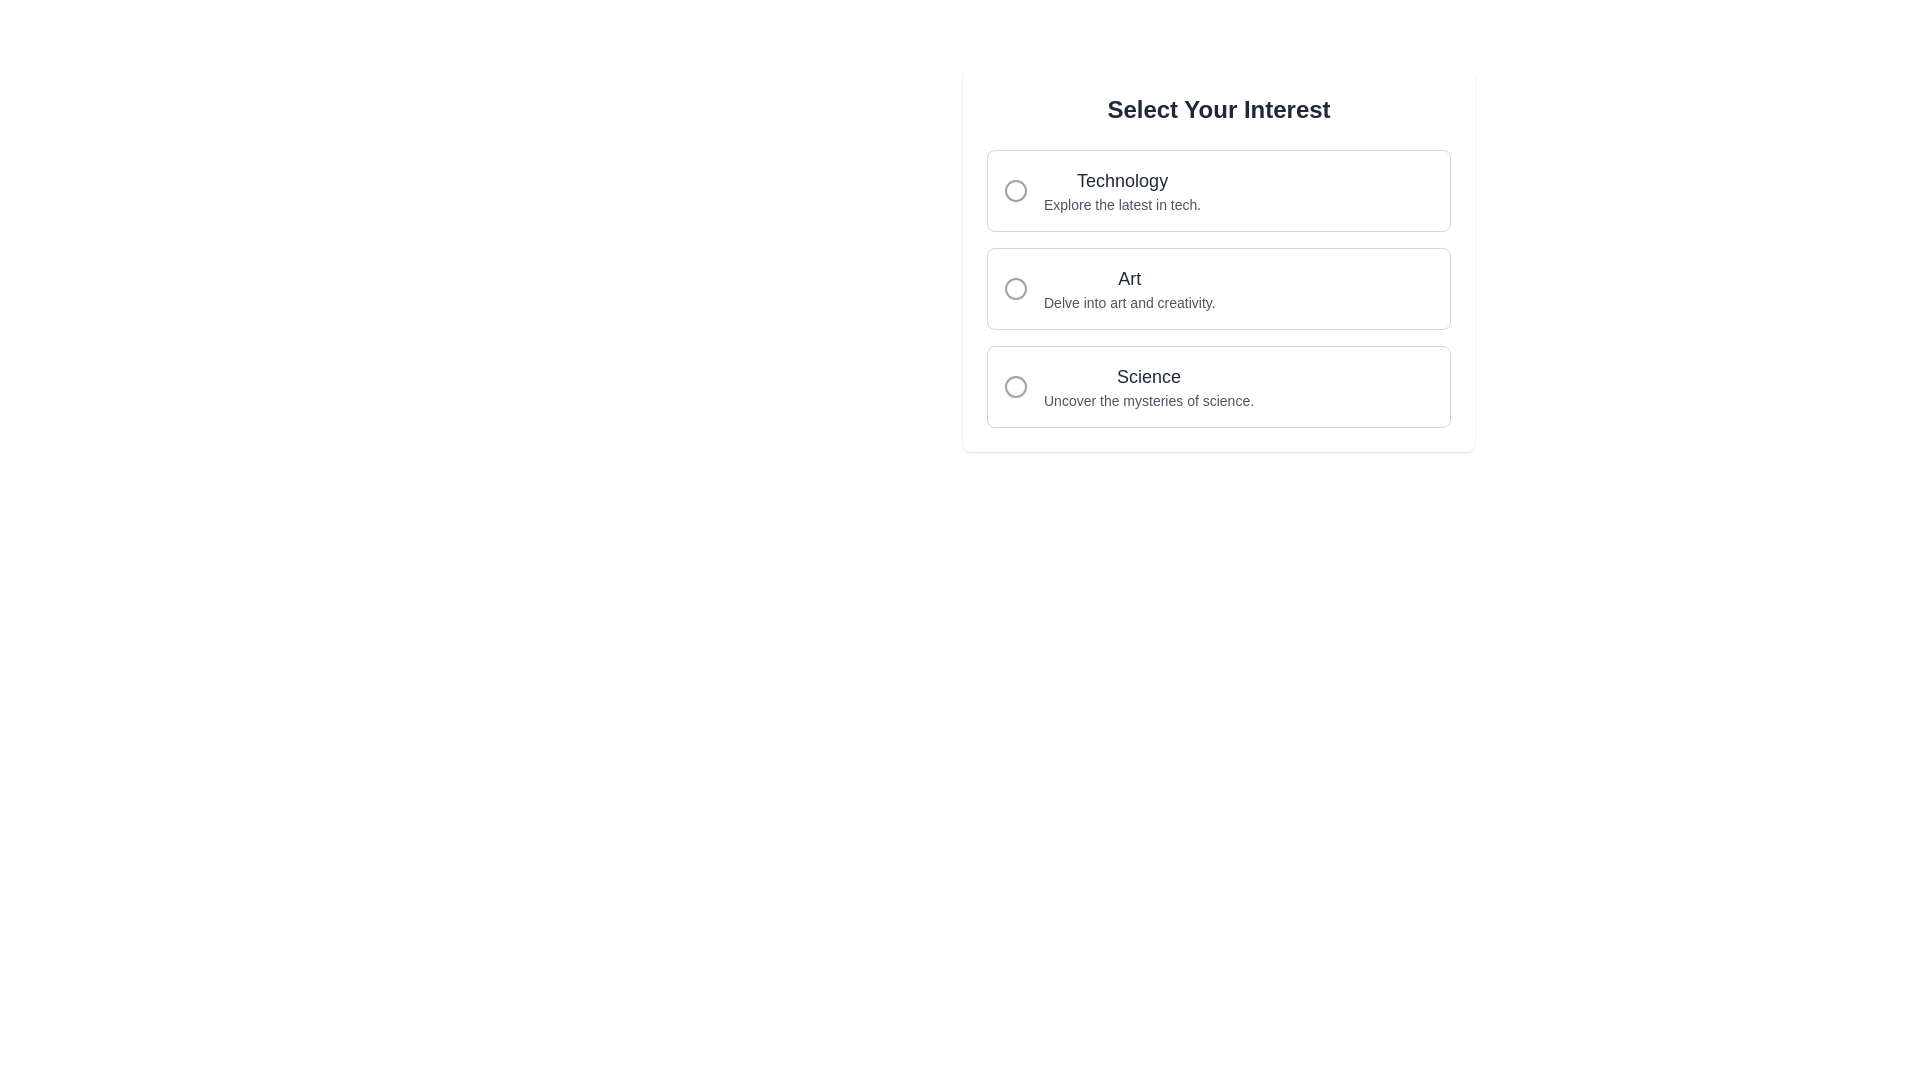 This screenshot has height=1080, width=1920. I want to click on the second radio option in the 'Select Your Interest' group, which represents the topic 'Art', so click(1218, 289).